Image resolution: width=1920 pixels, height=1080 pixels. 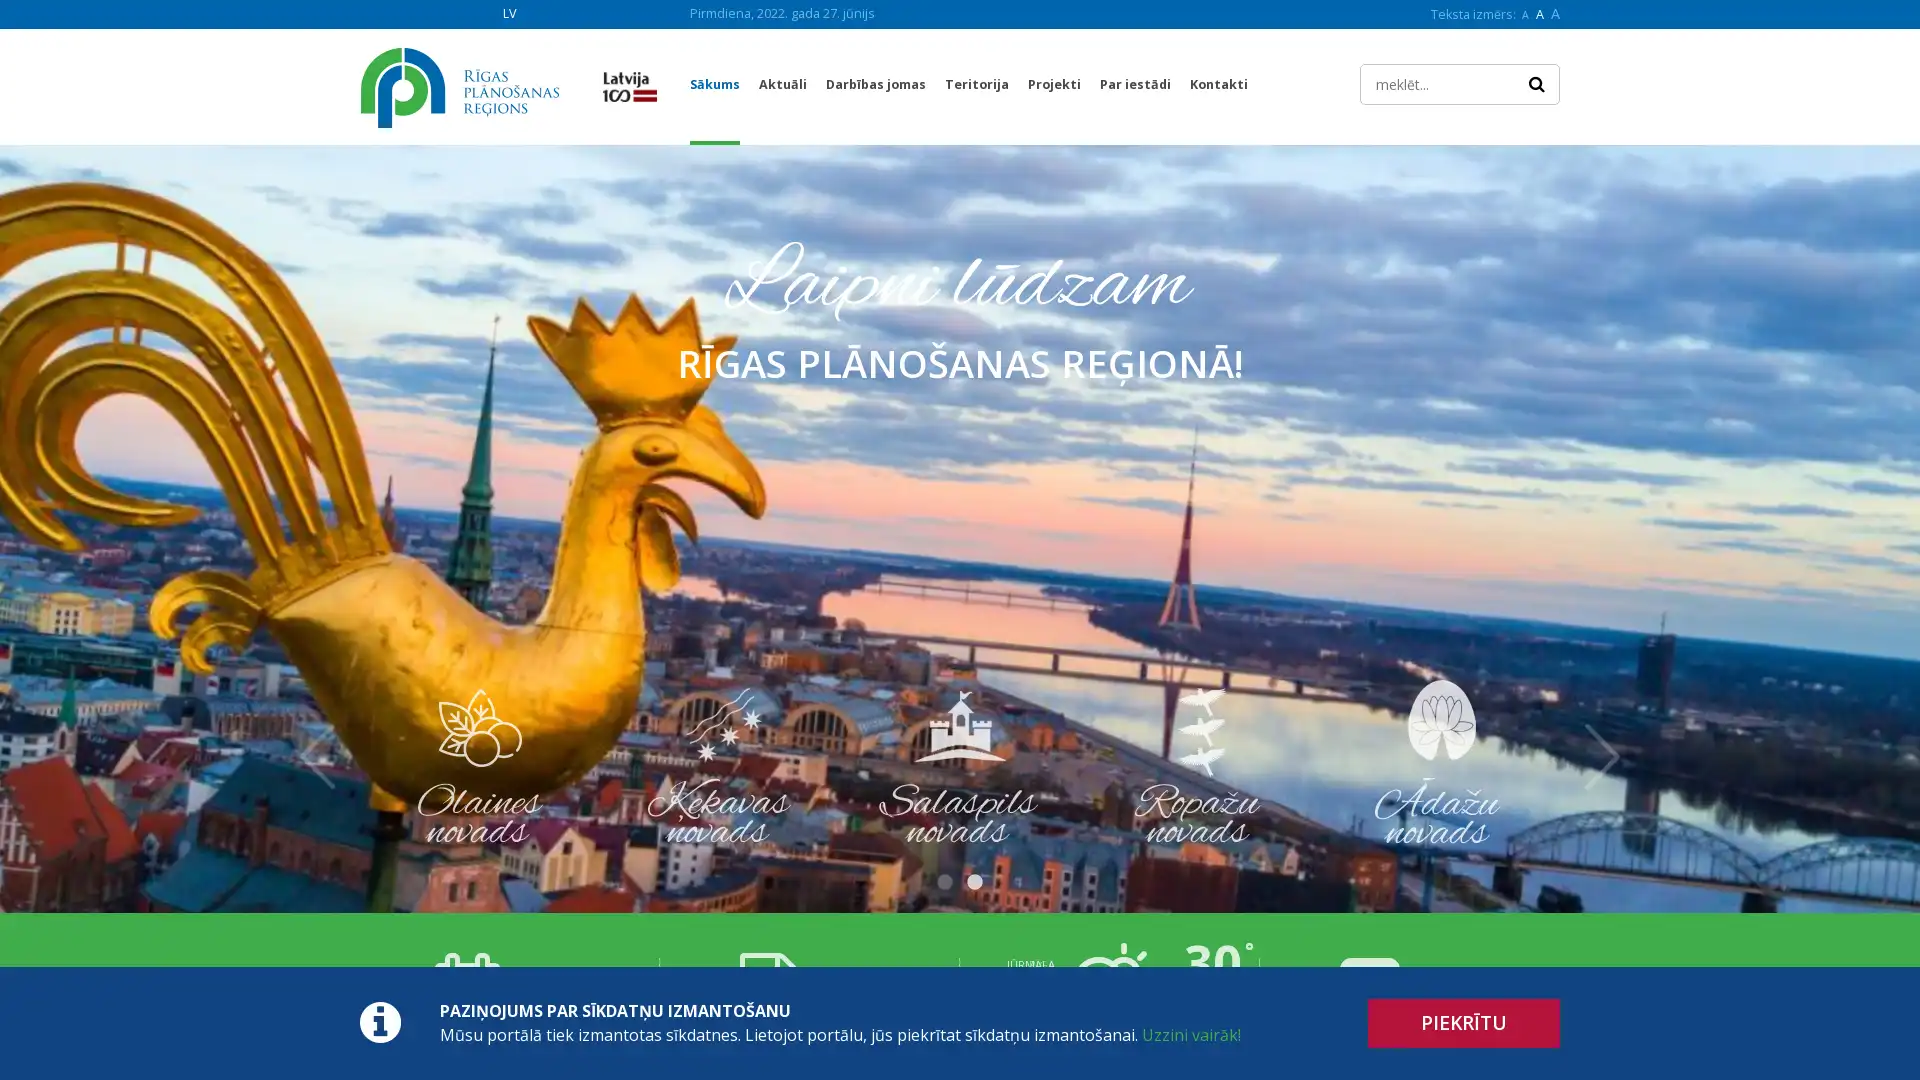 What do you see at coordinates (944, 882) in the screenshot?
I see `1` at bounding box center [944, 882].